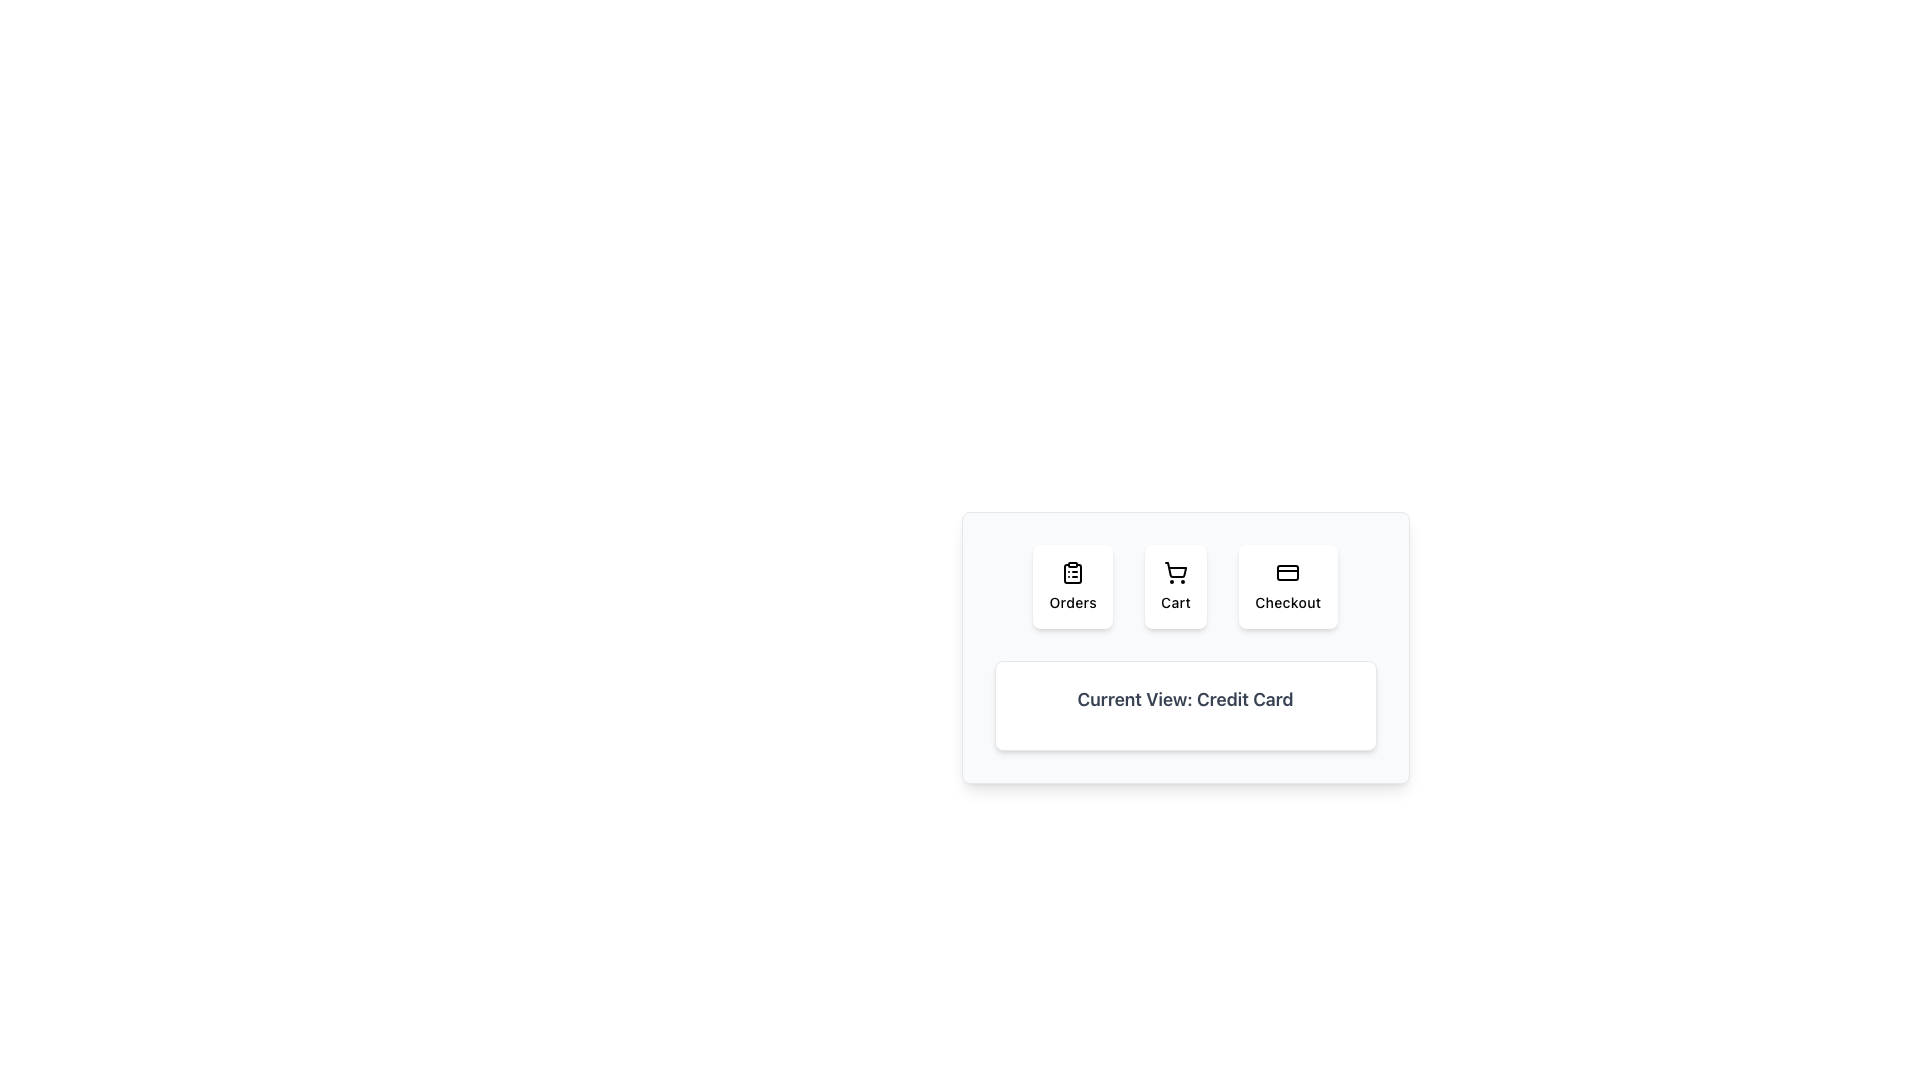 This screenshot has height=1080, width=1920. I want to click on the Cart button located between the Orders and Checkout blocks, so click(1176, 585).